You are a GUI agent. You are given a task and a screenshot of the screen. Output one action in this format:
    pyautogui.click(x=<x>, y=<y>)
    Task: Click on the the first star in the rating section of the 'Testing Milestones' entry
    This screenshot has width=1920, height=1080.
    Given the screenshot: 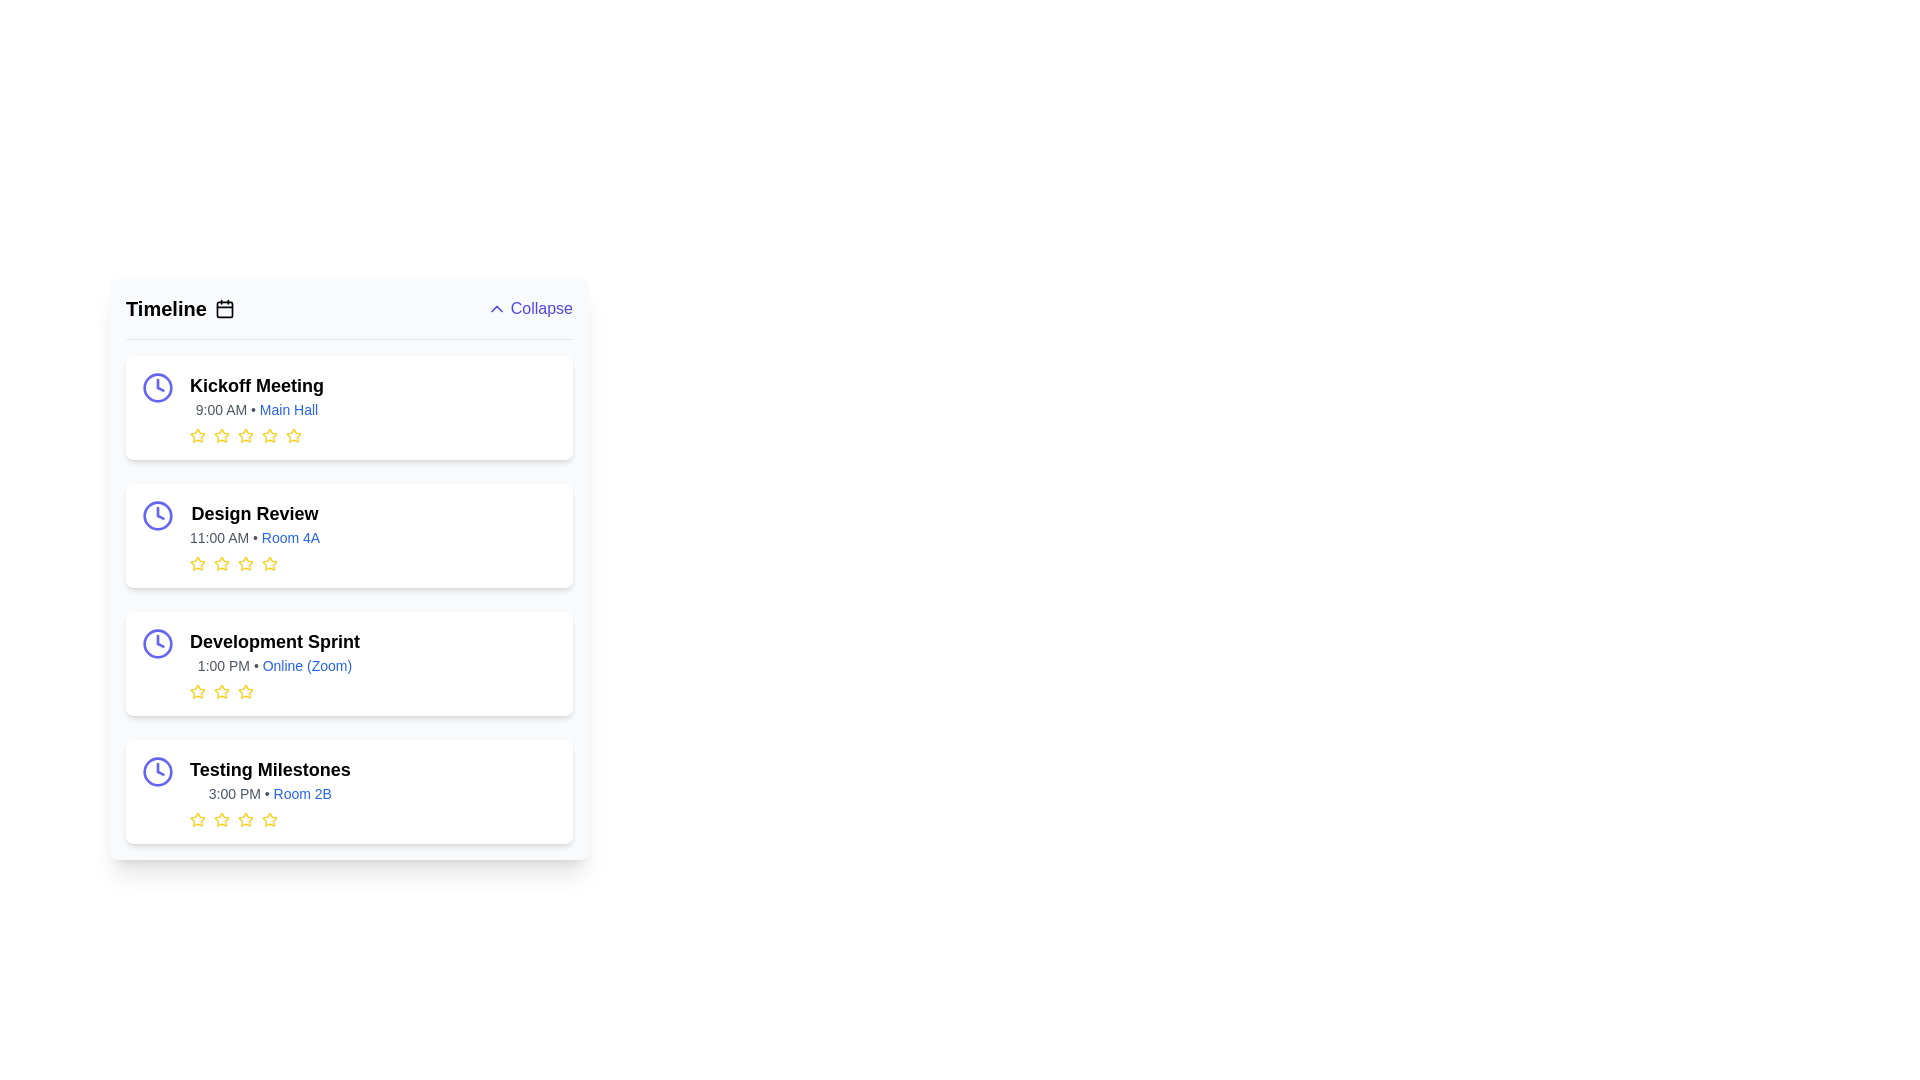 What is the action you would take?
    pyautogui.click(x=197, y=819)
    